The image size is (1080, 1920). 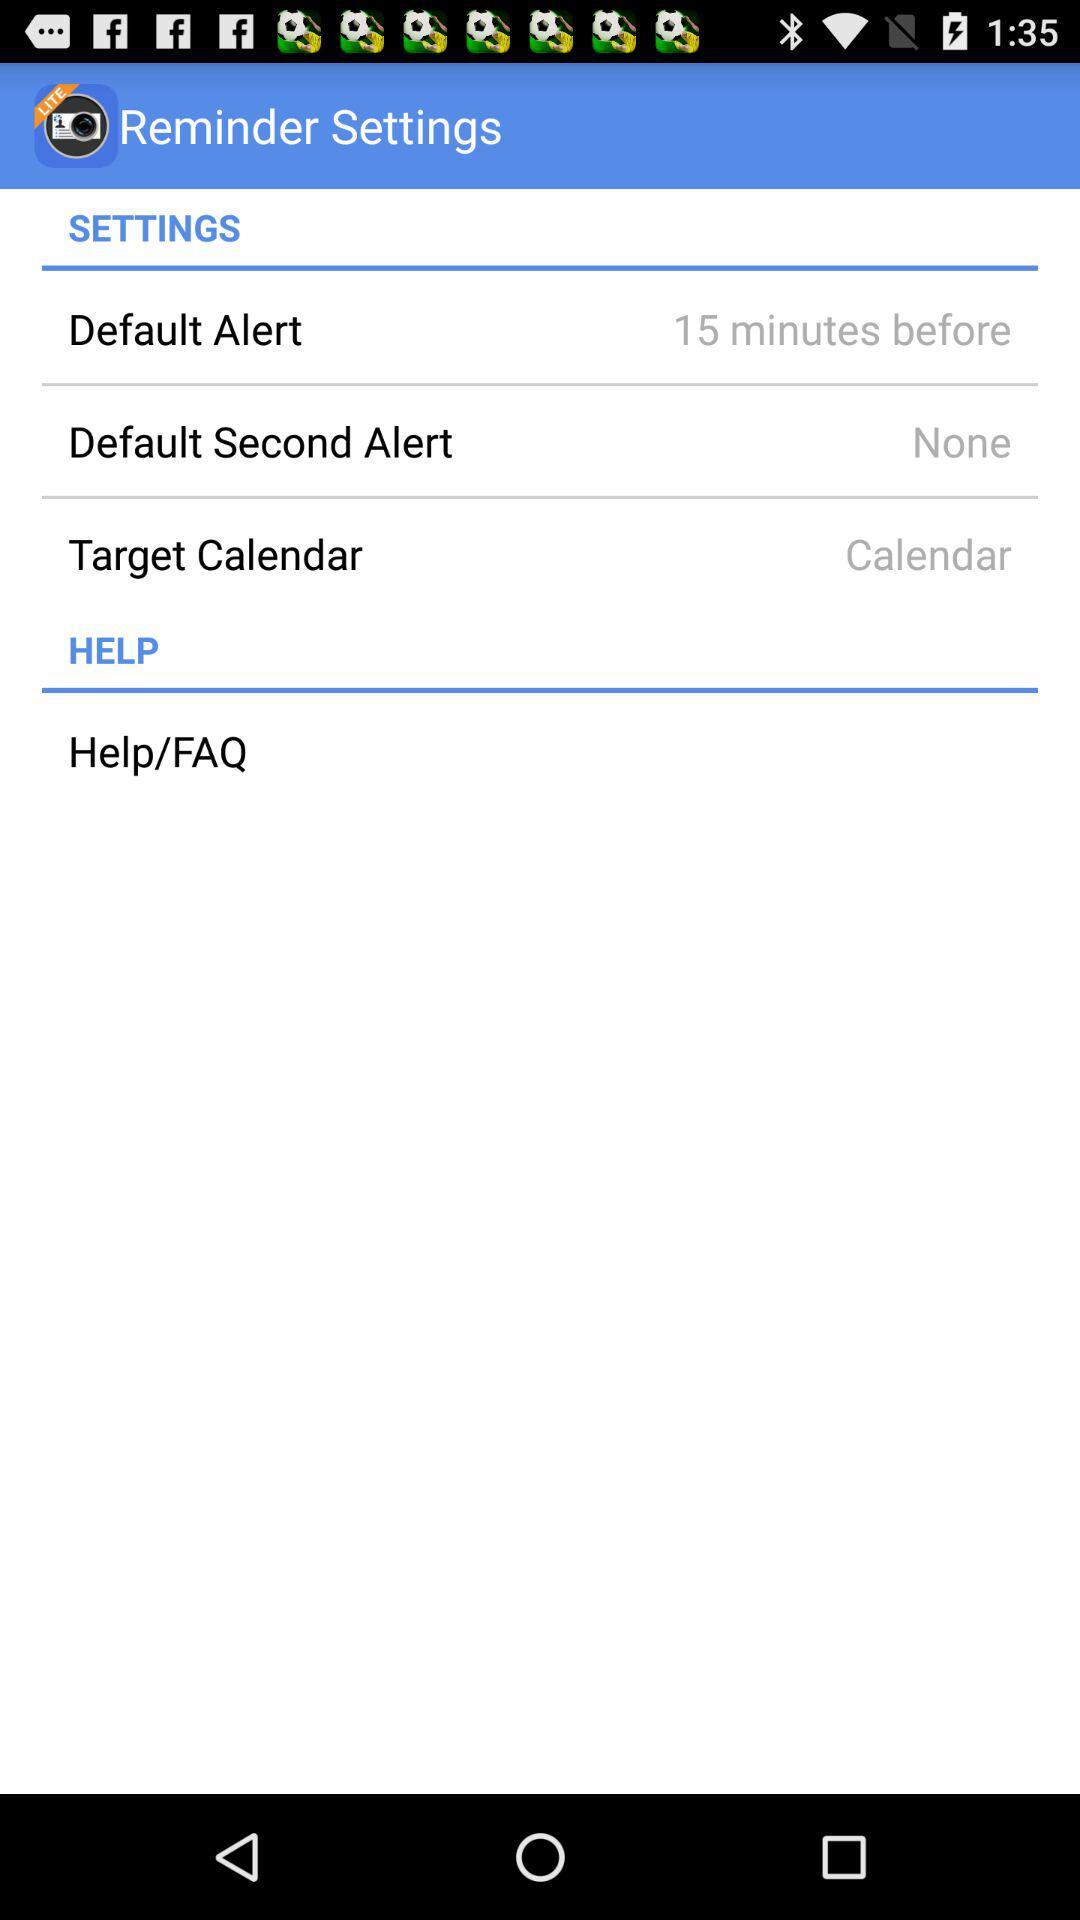 What do you see at coordinates (814, 440) in the screenshot?
I see `the item above the calendar` at bounding box center [814, 440].